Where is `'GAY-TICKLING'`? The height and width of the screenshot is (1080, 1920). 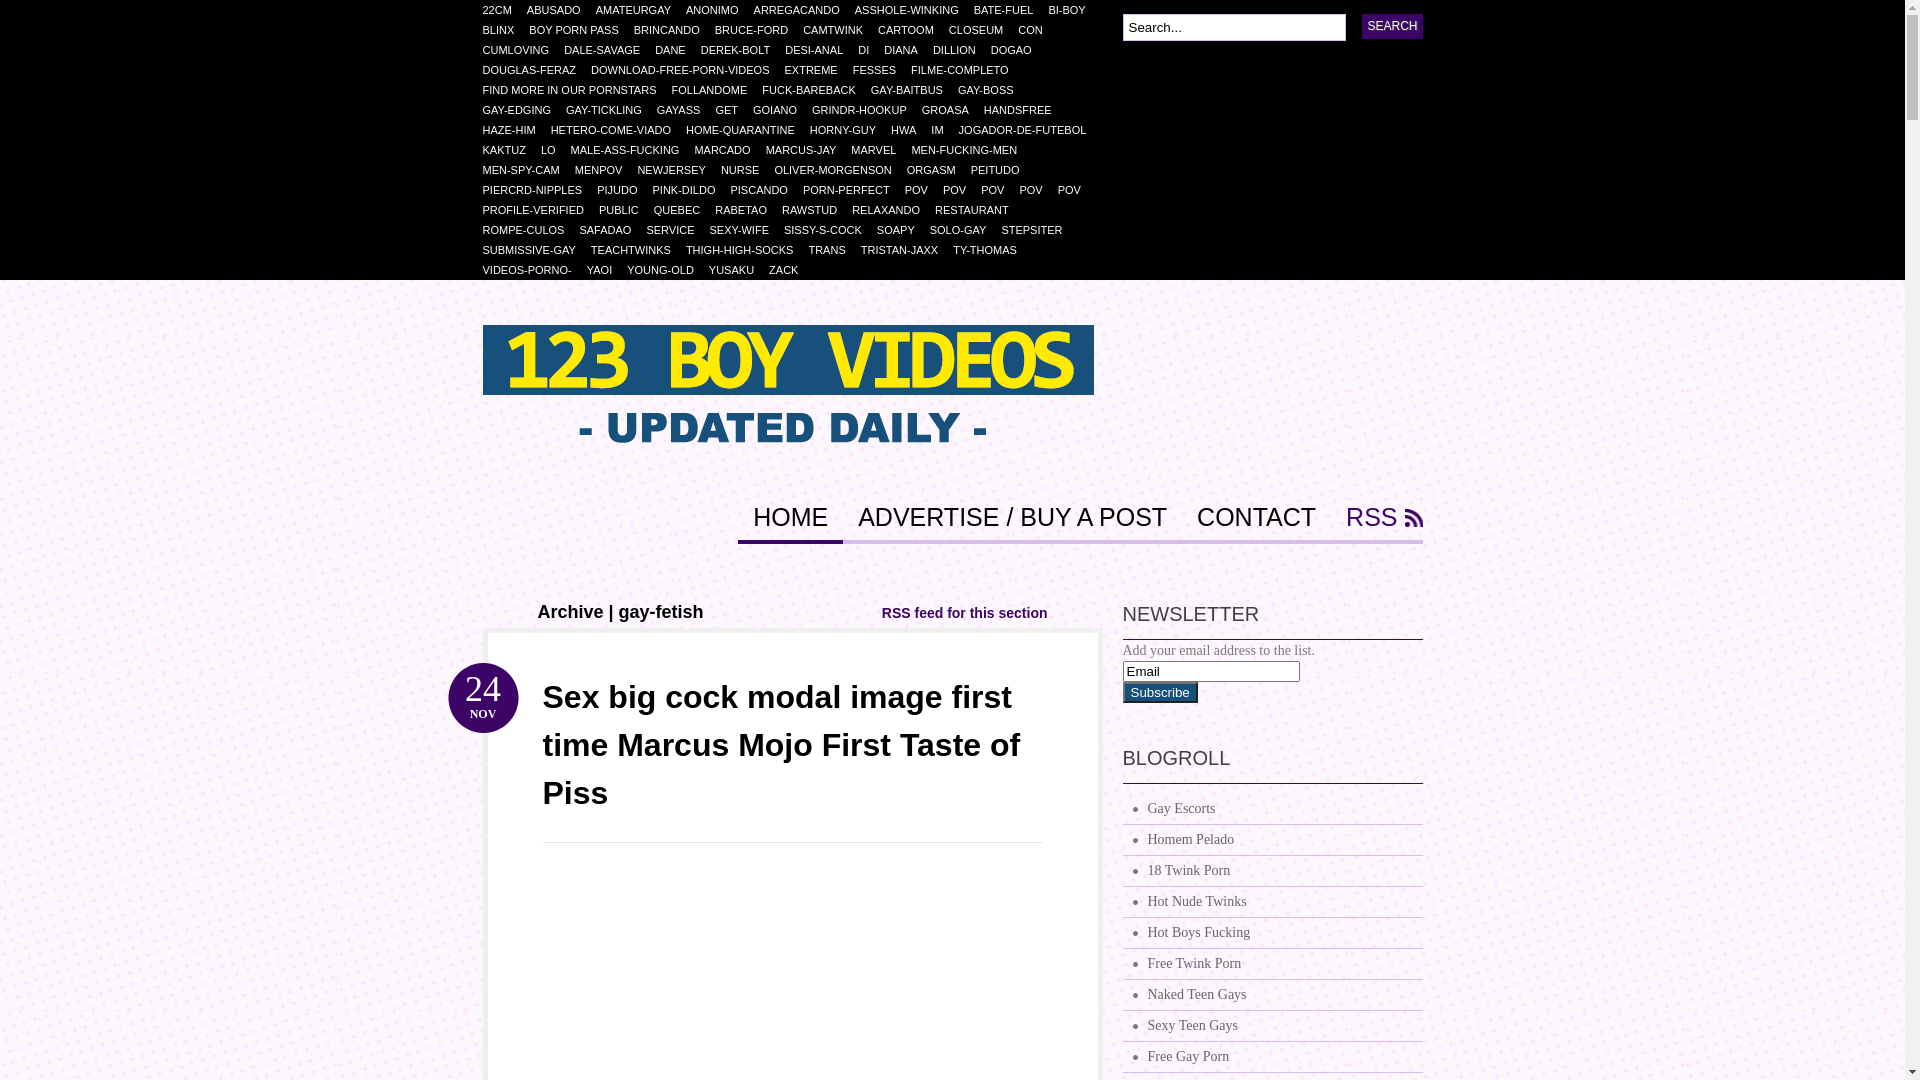 'GAY-TICKLING' is located at coordinates (610, 110).